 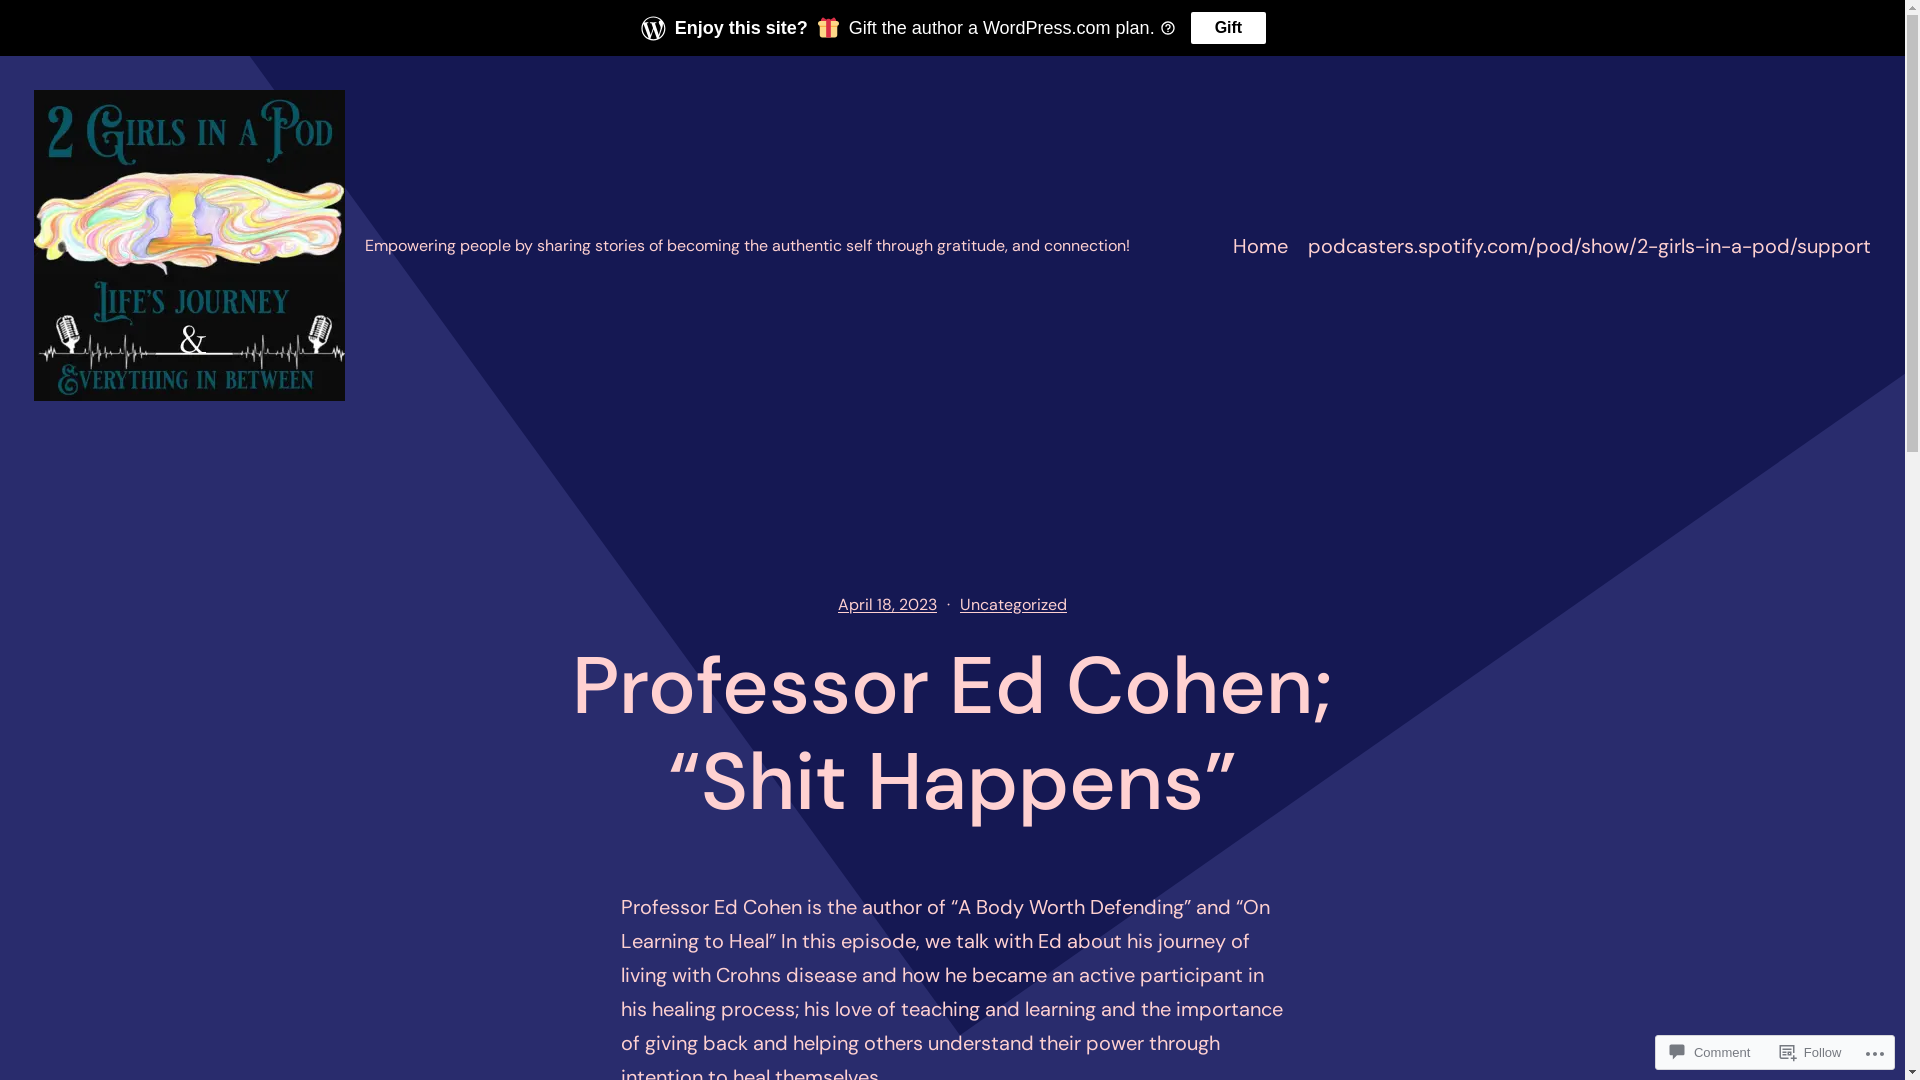 I want to click on 'Home', so click(x=1259, y=244).